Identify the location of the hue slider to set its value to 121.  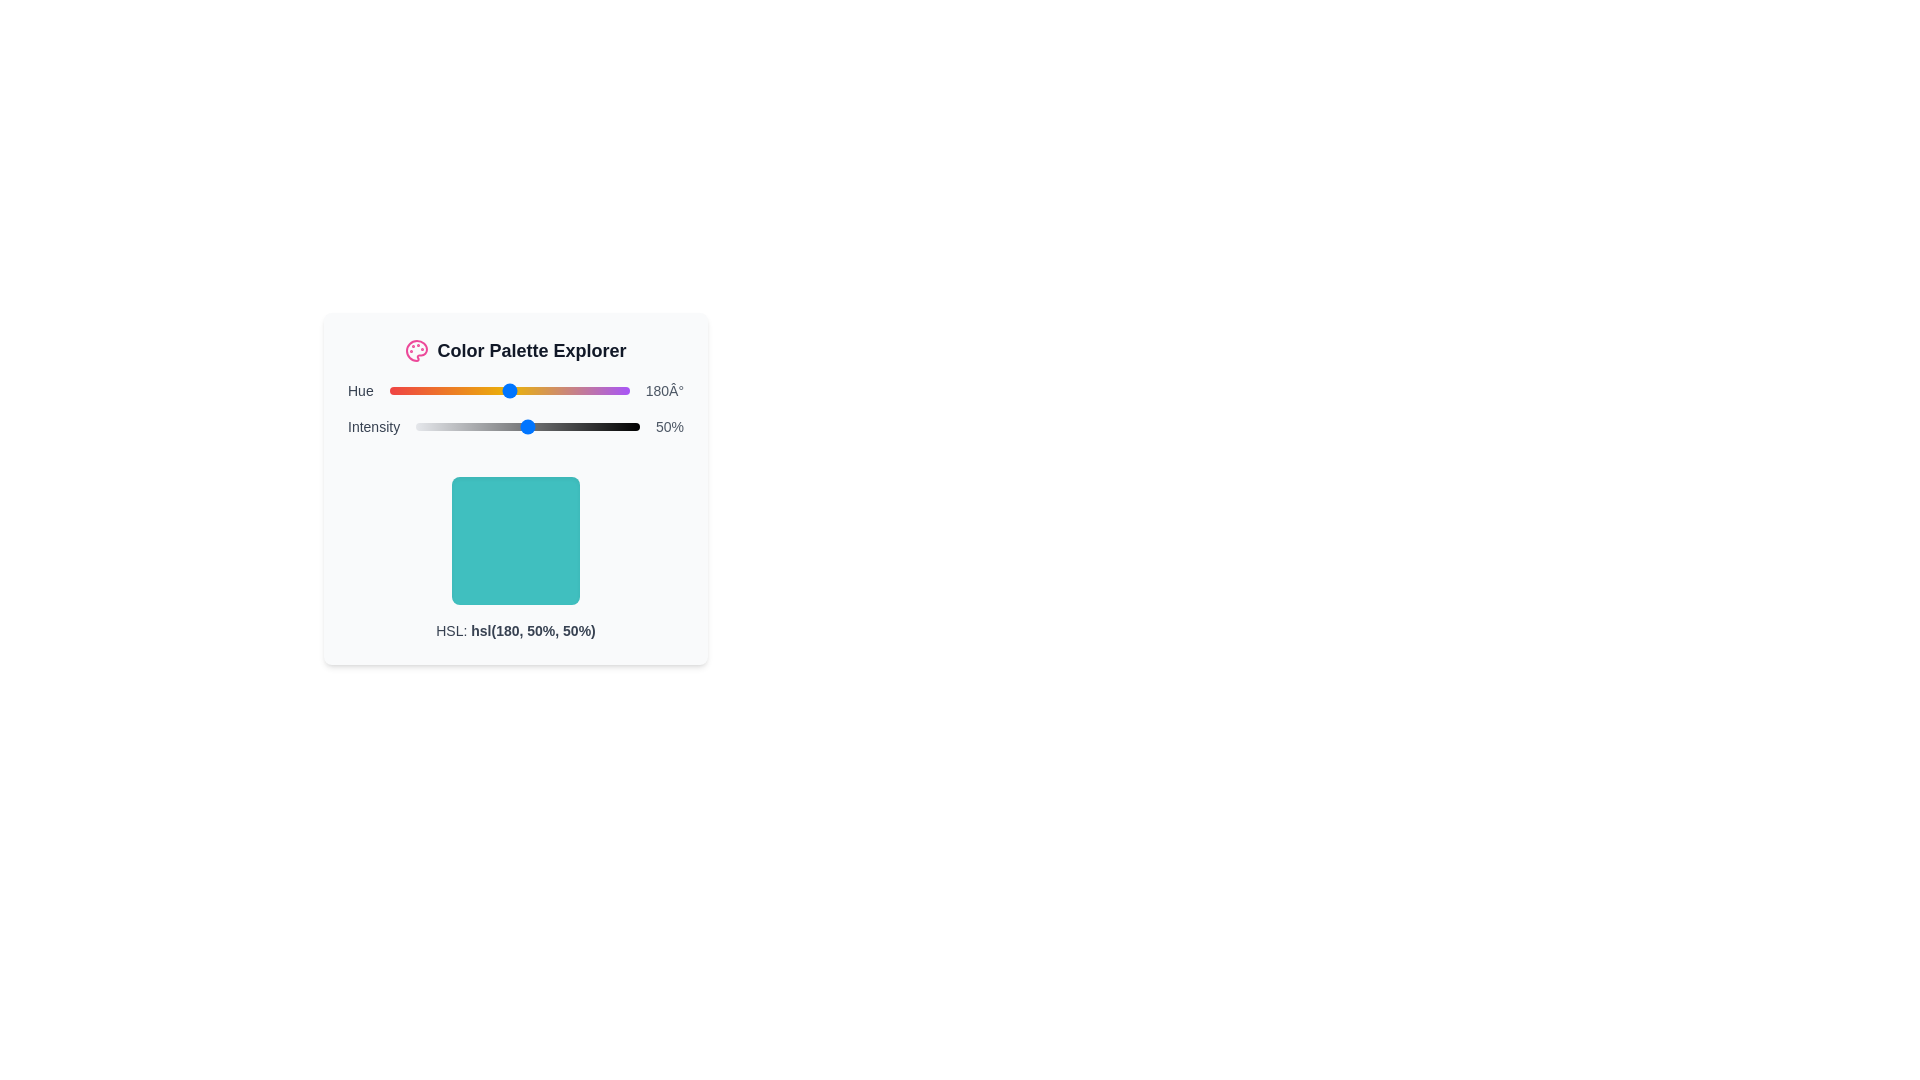
(469, 390).